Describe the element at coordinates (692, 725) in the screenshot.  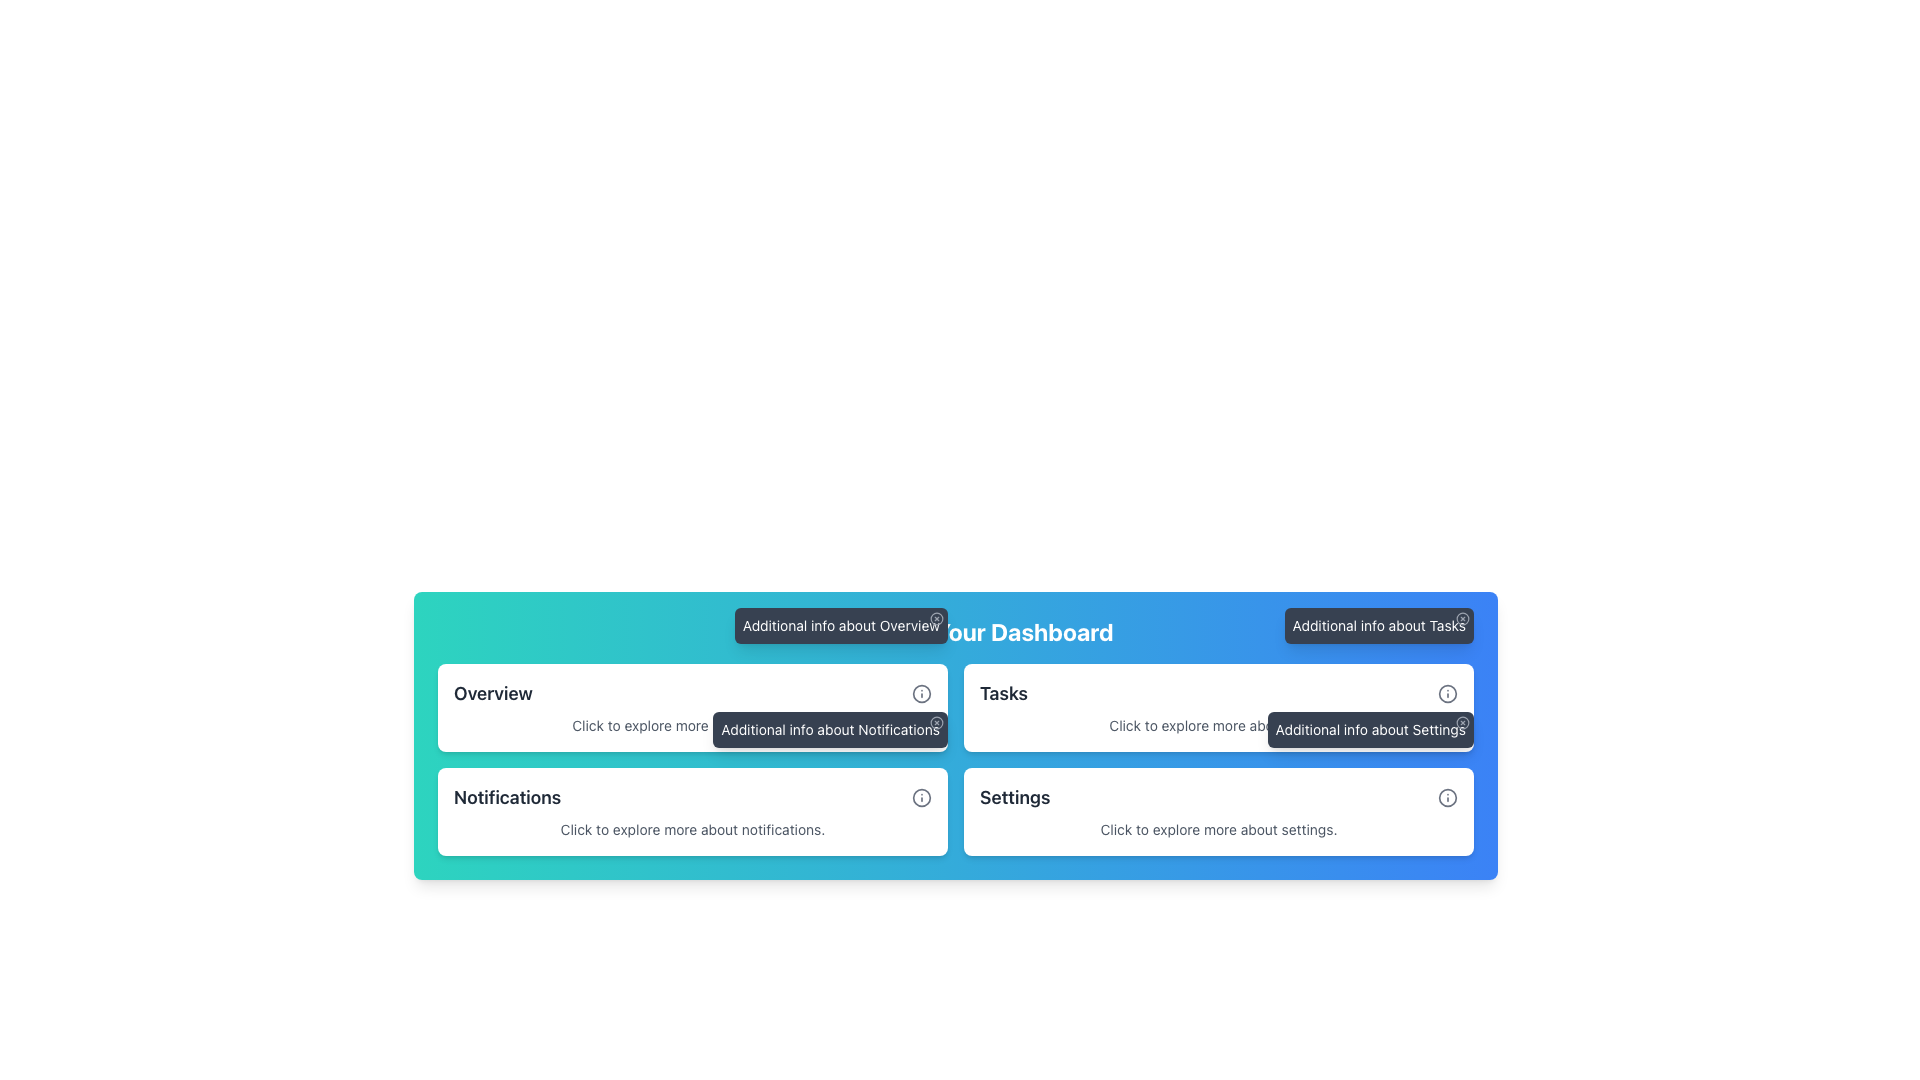
I see `text label that contains the sentence 'Click to explore more about overview.', which is displayed in a small-sized gray font beneath the title 'Overview'` at that location.